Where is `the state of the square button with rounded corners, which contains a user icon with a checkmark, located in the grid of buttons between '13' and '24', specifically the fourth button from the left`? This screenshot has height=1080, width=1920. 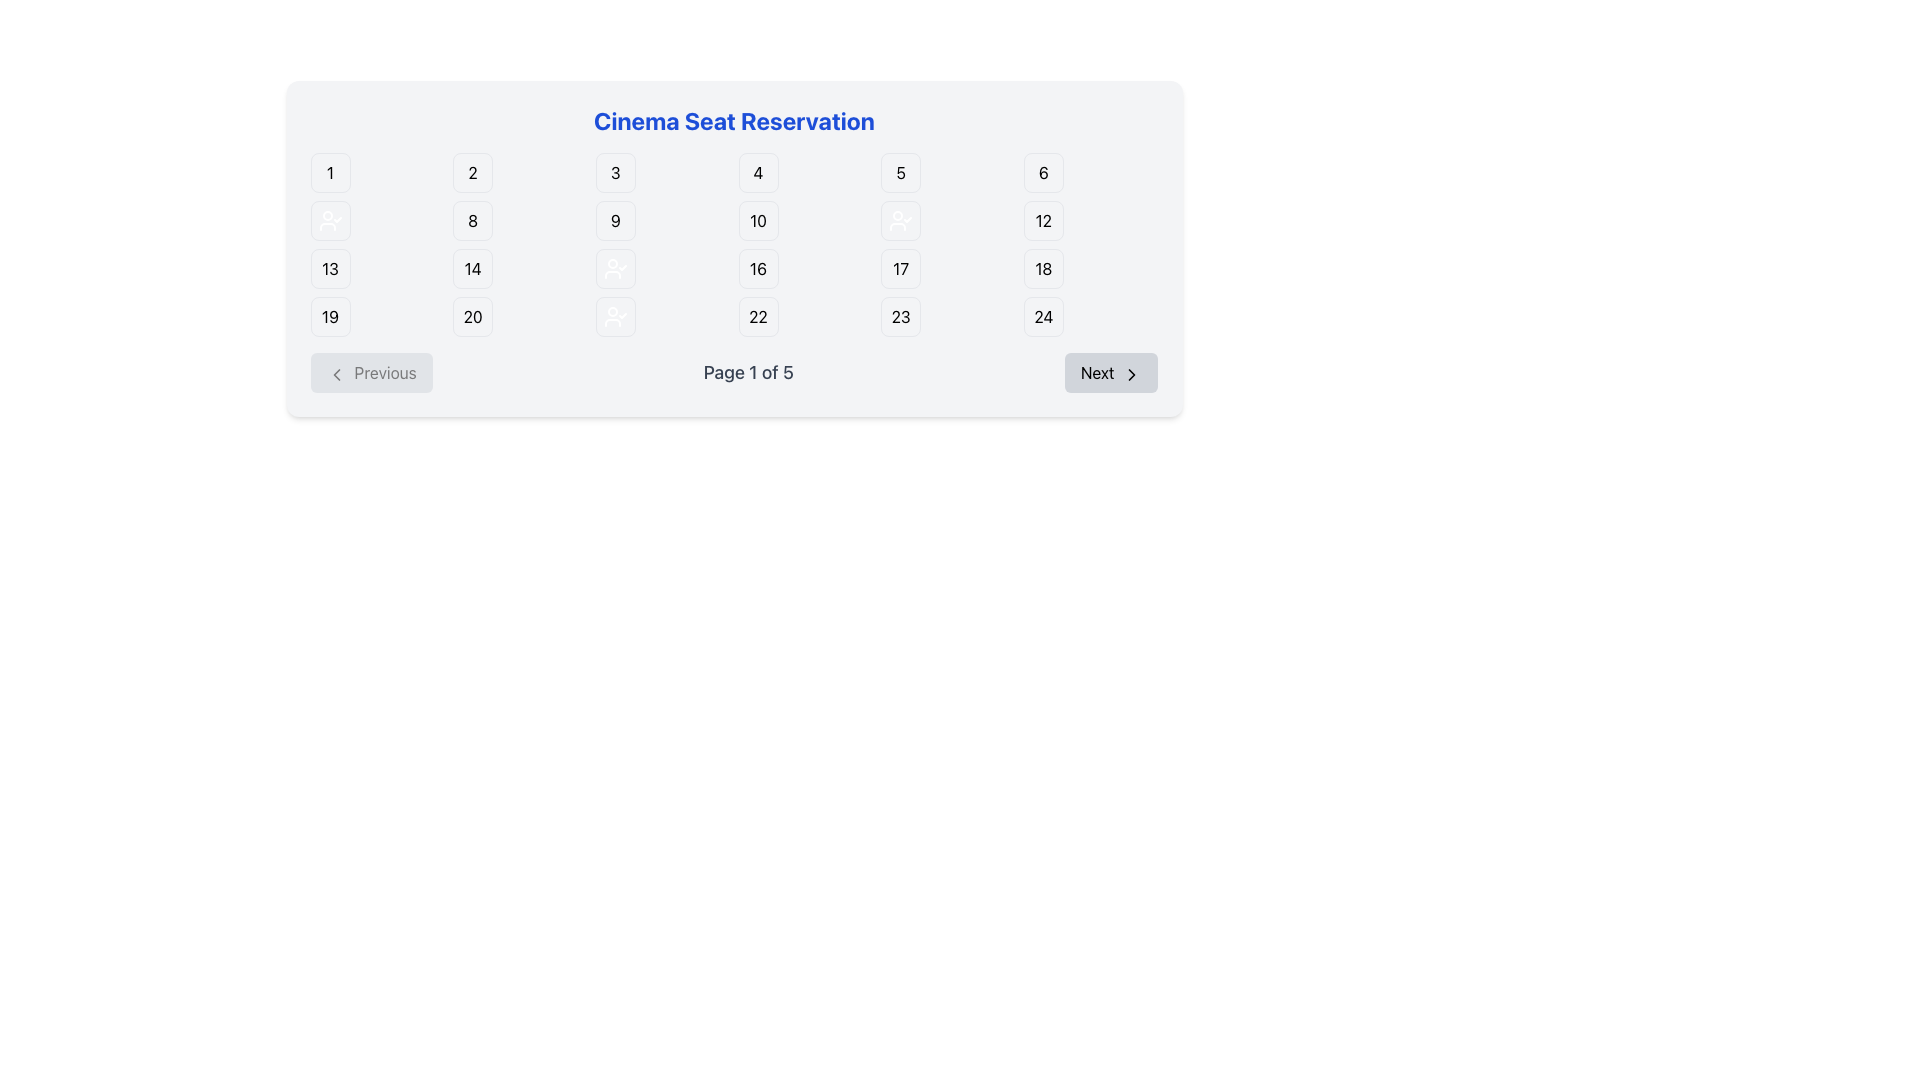
the state of the square button with rounded corners, which contains a user icon with a checkmark, located in the grid of buttons between '13' and '24', specifically the fourth button from the left is located at coordinates (614, 268).